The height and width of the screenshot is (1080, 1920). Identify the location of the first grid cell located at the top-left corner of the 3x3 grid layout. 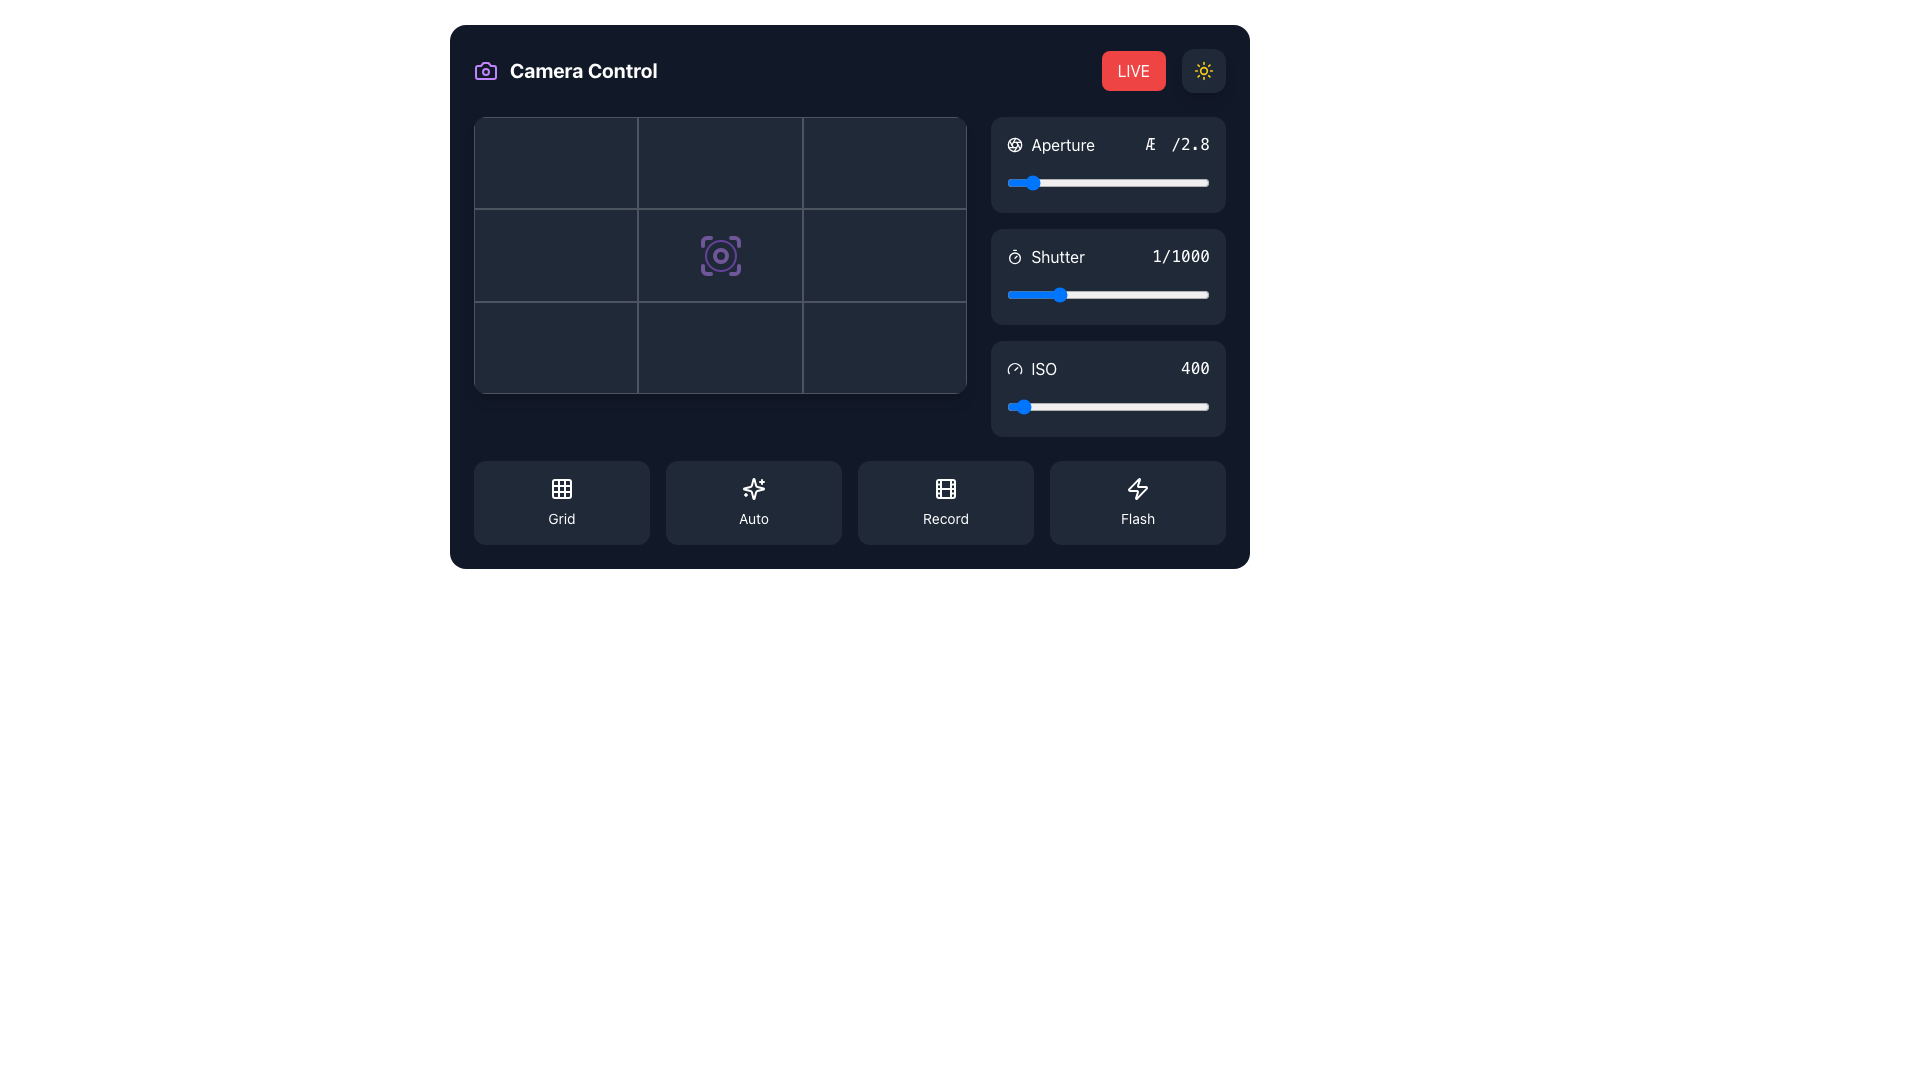
(556, 162).